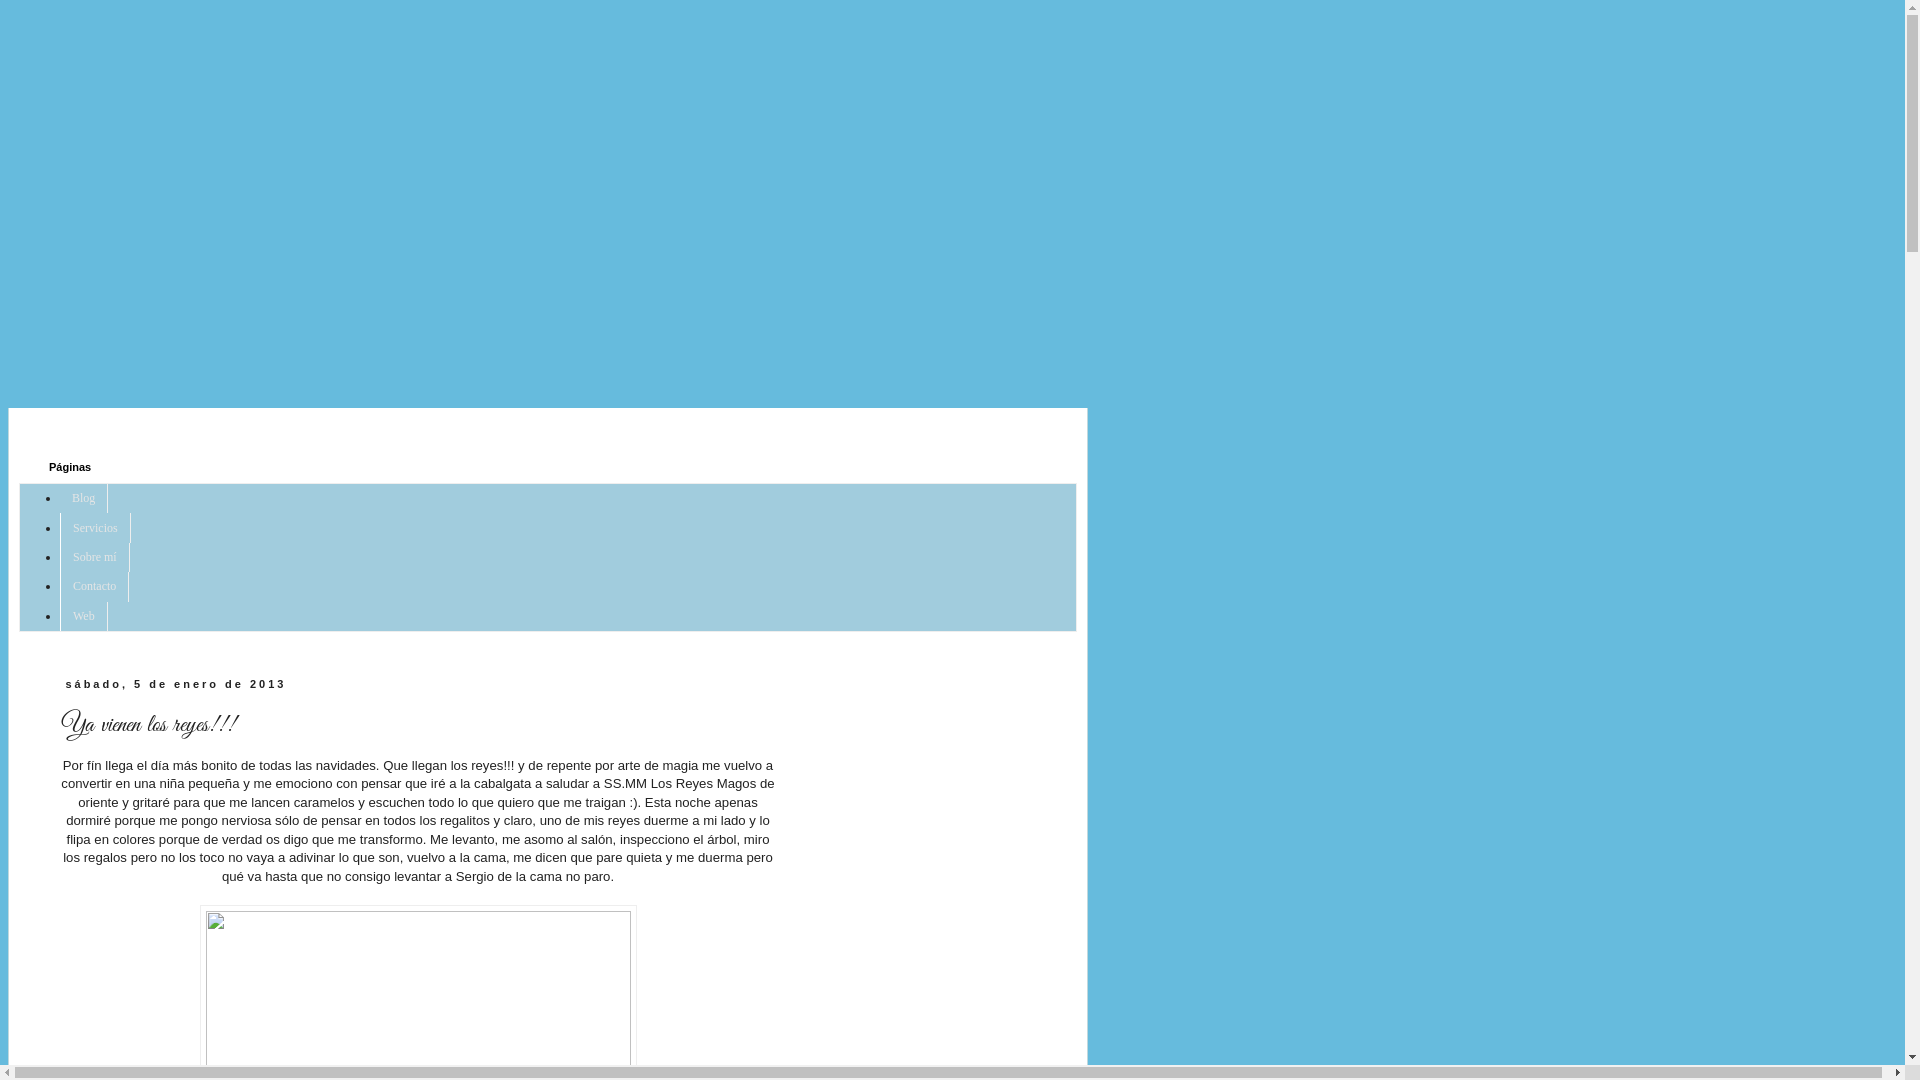  Describe the element at coordinates (94, 526) in the screenshot. I see `'Servicios'` at that location.